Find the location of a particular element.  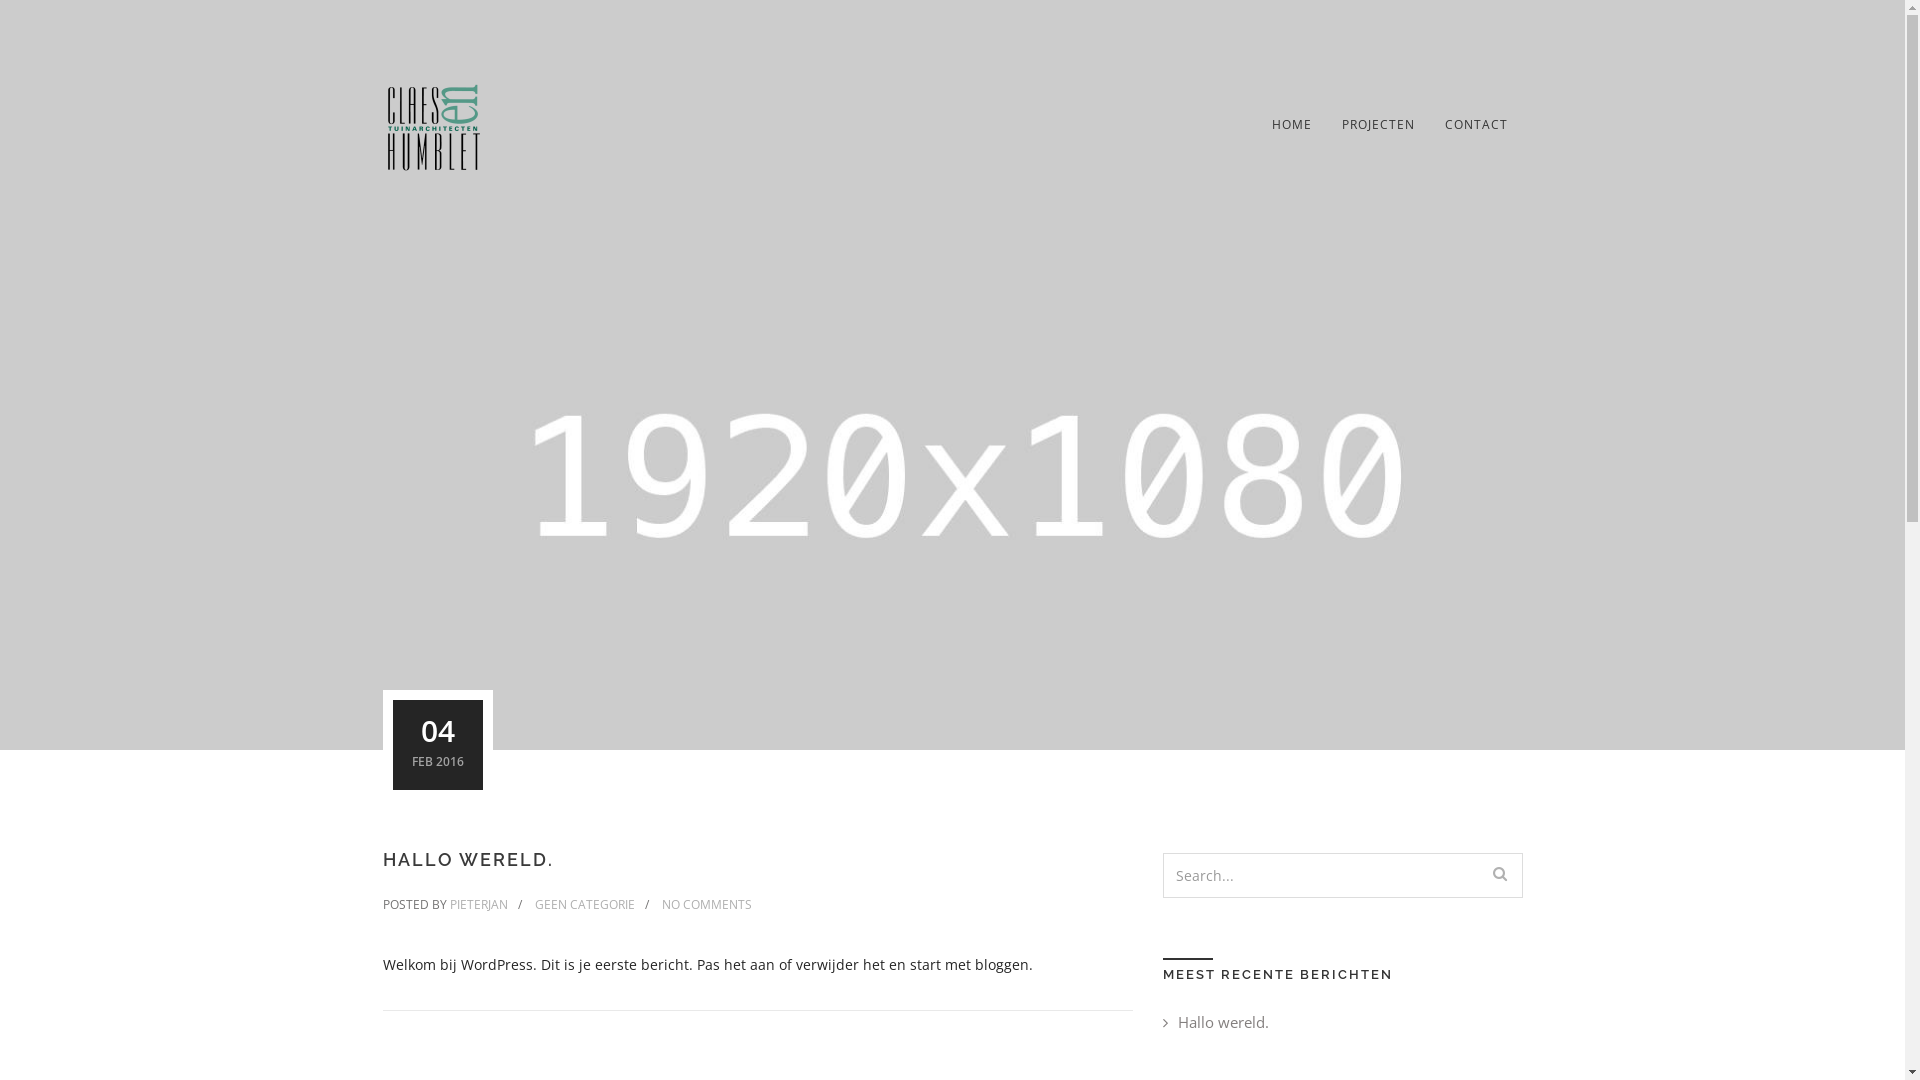

'HOME' is located at coordinates (1291, 124).